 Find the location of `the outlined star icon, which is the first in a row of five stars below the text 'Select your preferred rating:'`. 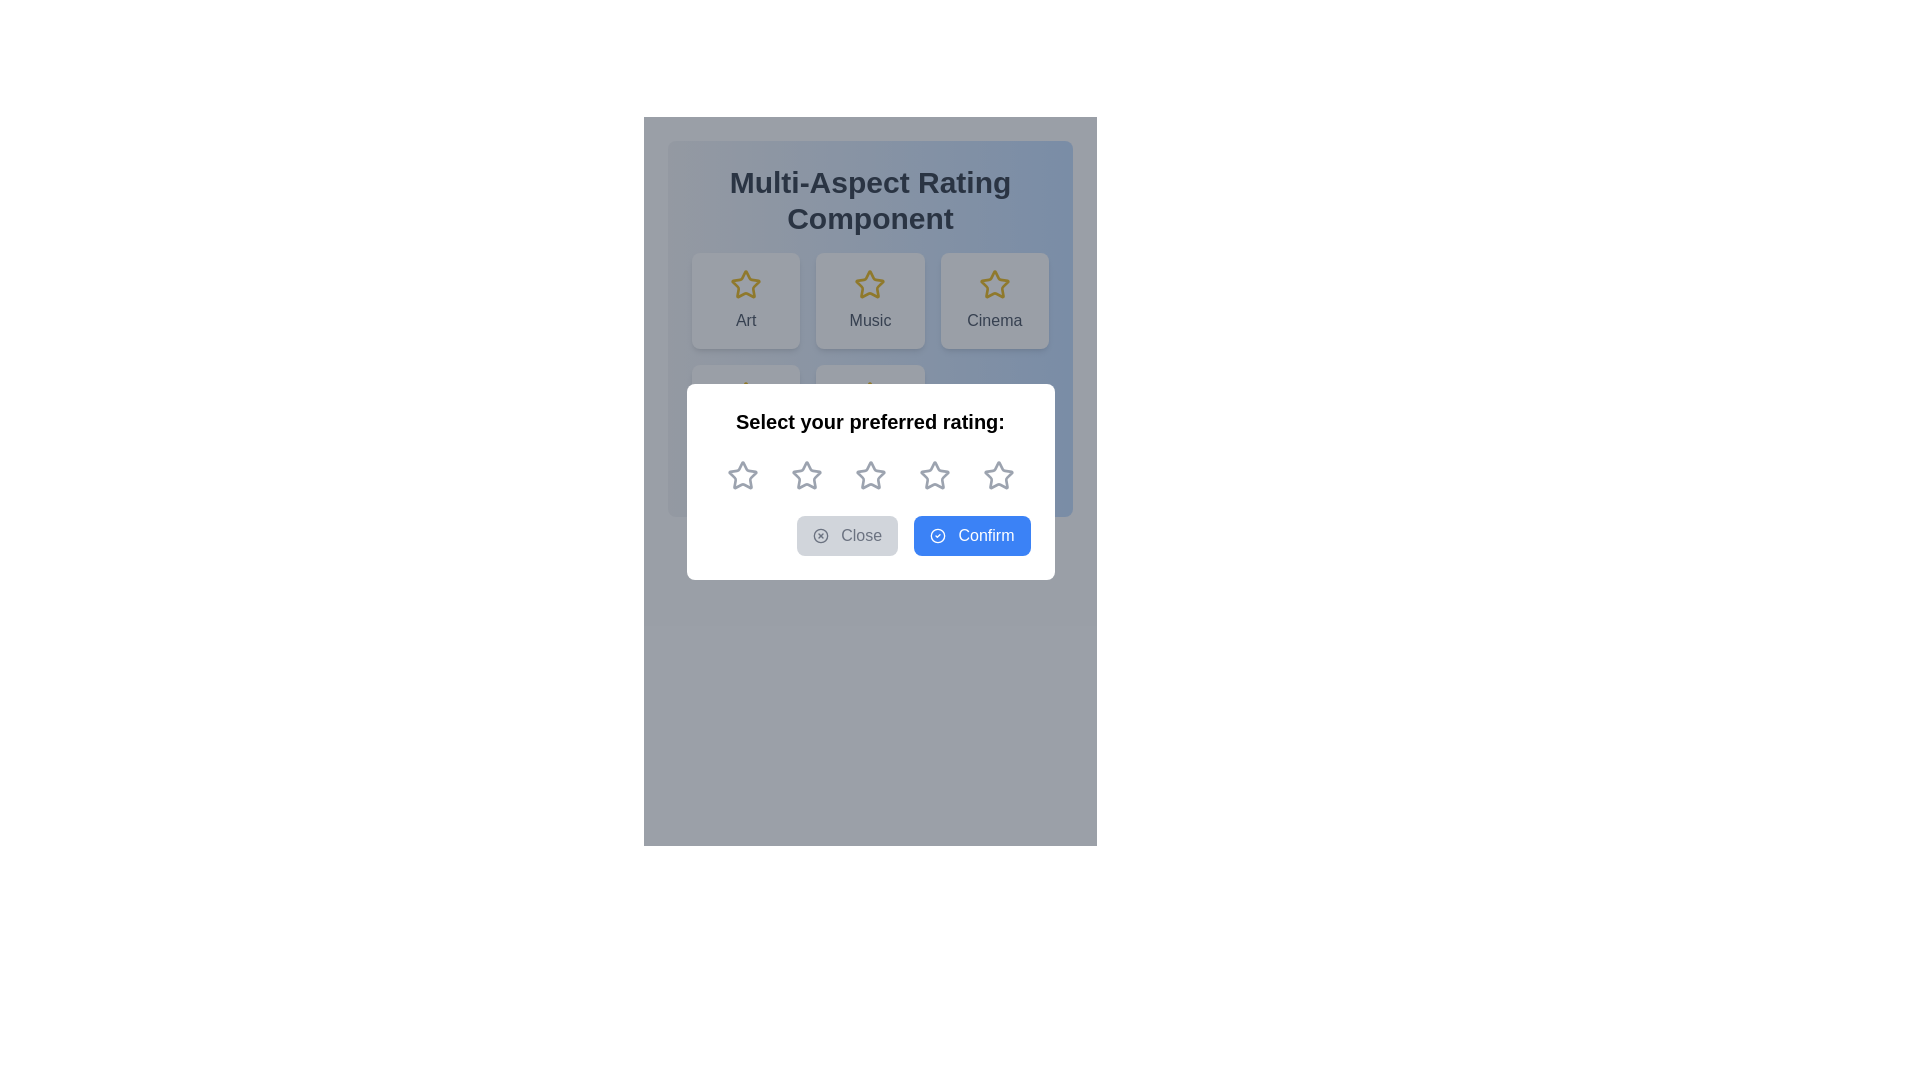

the outlined star icon, which is the first in a row of five stars below the text 'Select your preferred rating:' is located at coordinates (741, 475).